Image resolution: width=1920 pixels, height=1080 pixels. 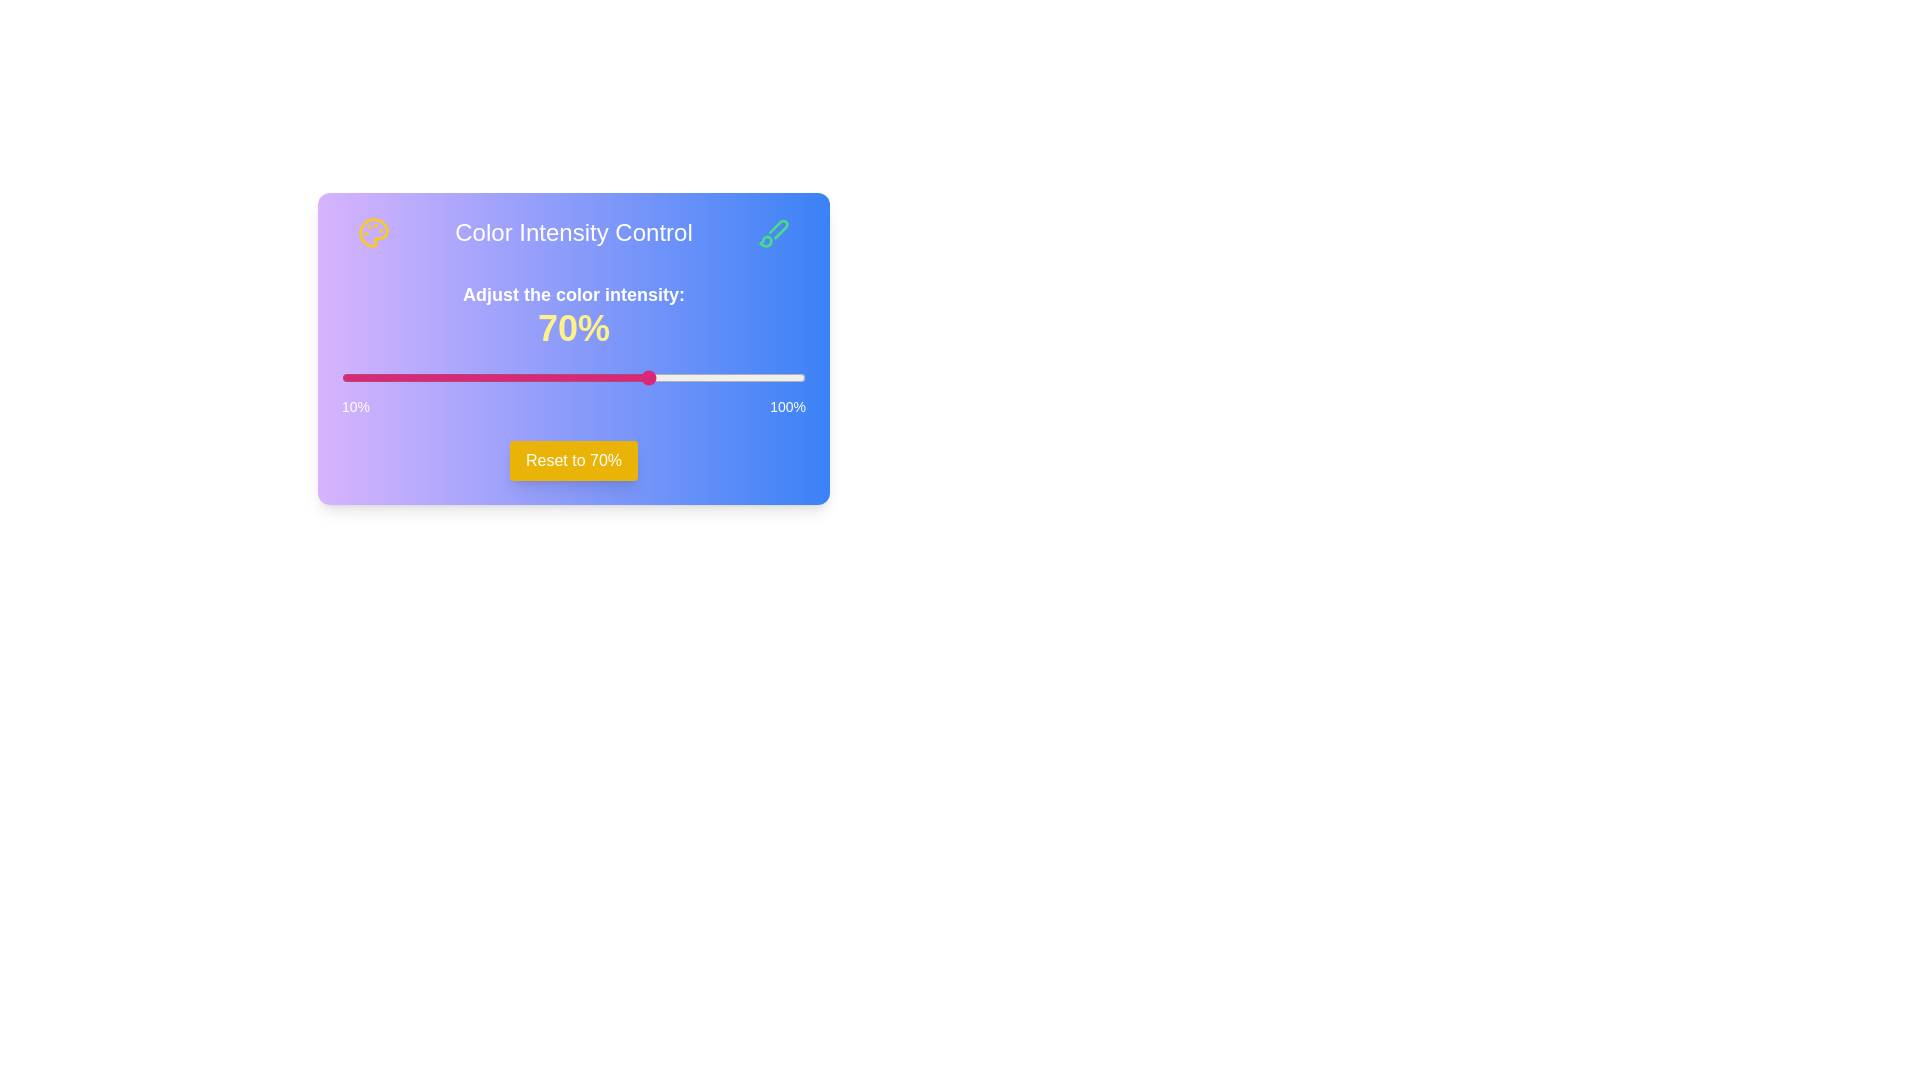 What do you see at coordinates (383, 378) in the screenshot?
I see `the slider to set the intensity to 18%` at bounding box center [383, 378].